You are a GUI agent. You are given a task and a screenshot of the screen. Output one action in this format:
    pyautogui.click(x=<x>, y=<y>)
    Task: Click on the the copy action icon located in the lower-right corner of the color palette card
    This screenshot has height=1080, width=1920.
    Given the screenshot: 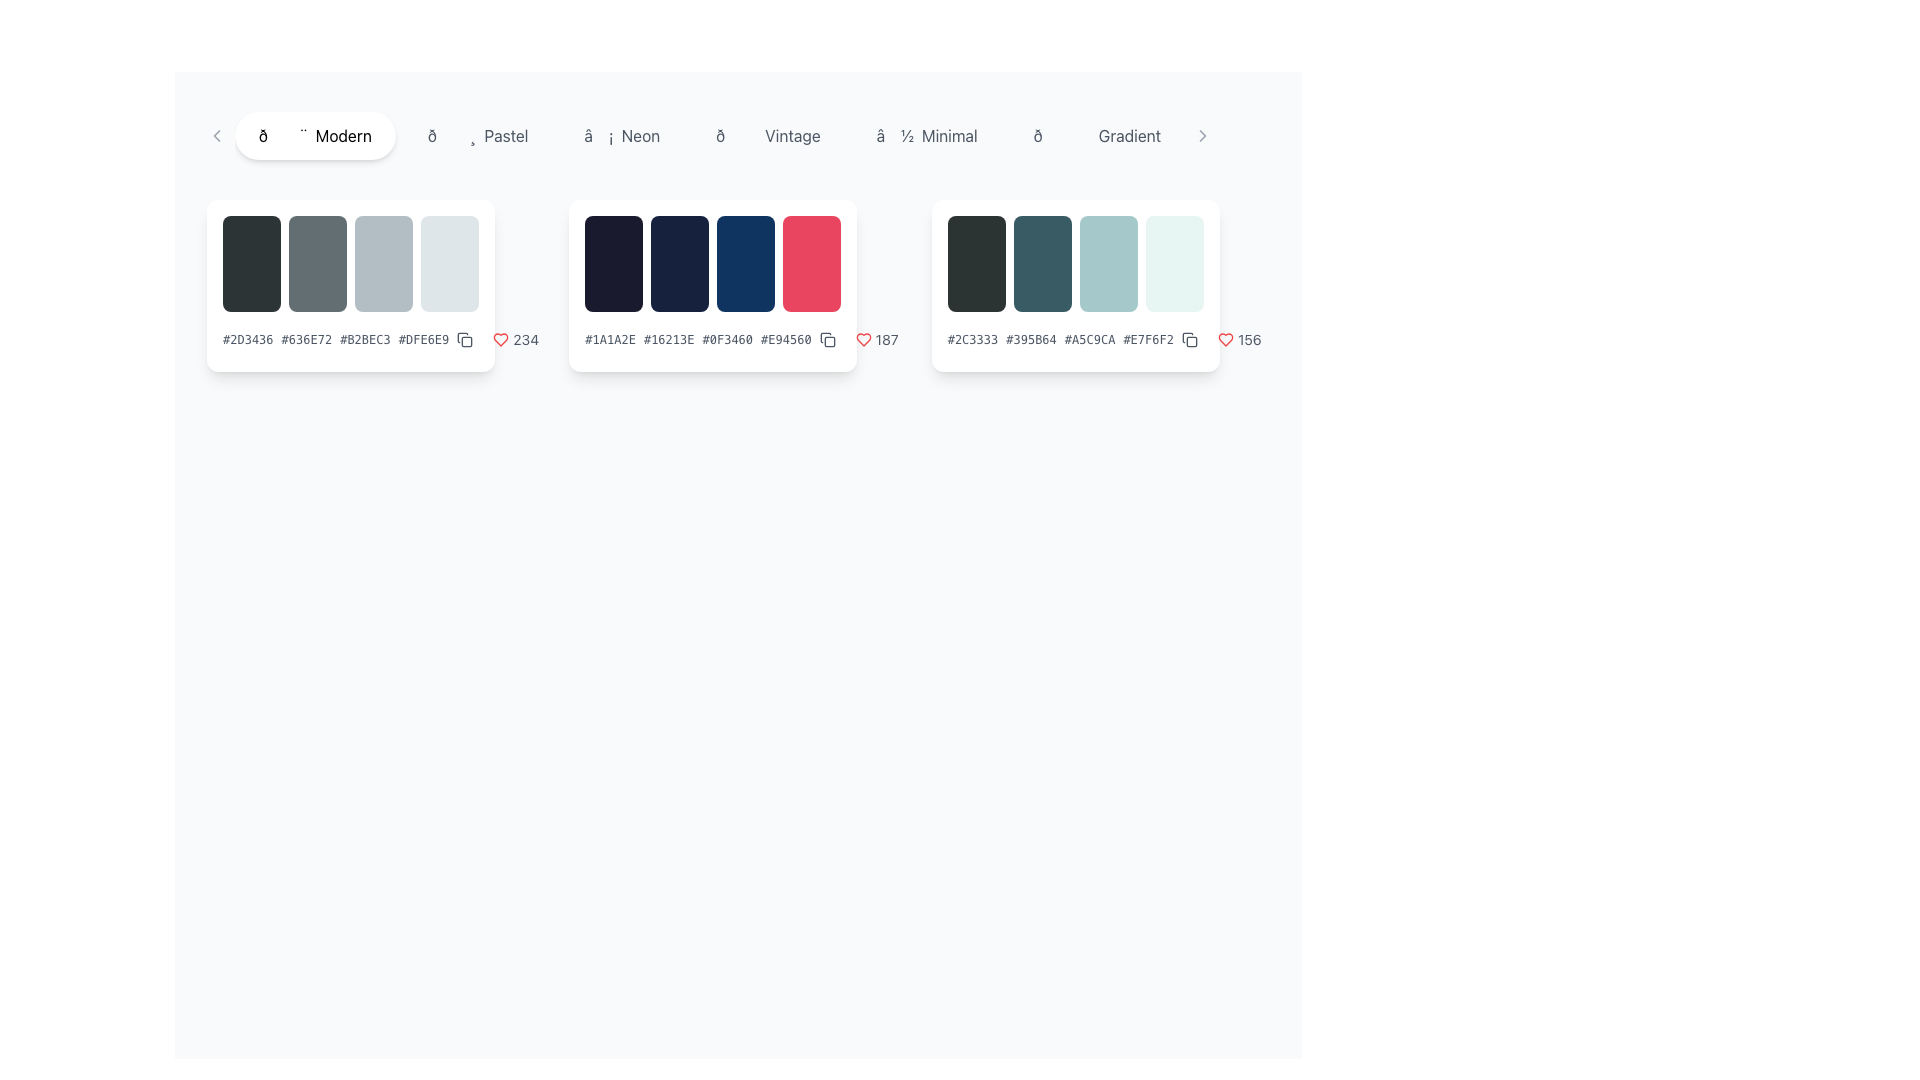 What is the action you would take?
    pyautogui.click(x=1190, y=338)
    